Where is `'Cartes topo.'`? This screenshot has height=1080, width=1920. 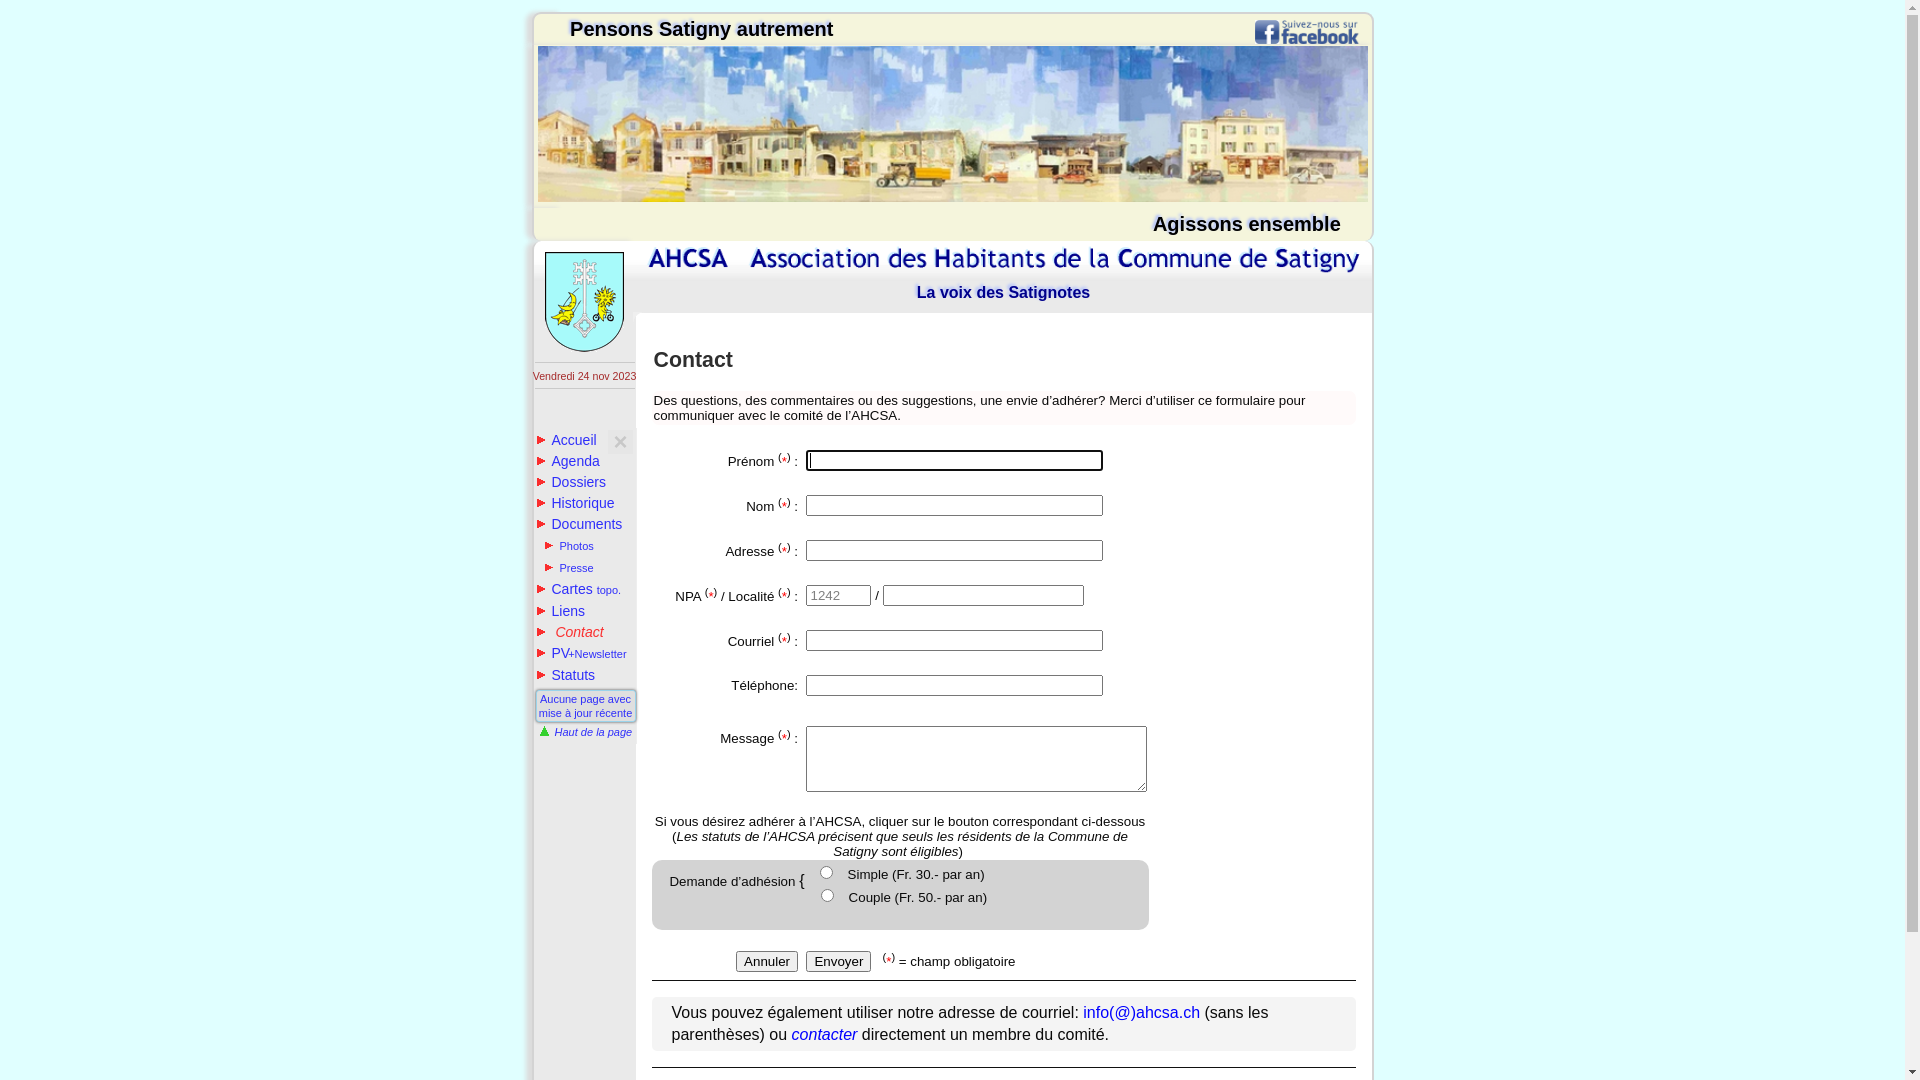 'Cartes topo.' is located at coordinates (578, 588).